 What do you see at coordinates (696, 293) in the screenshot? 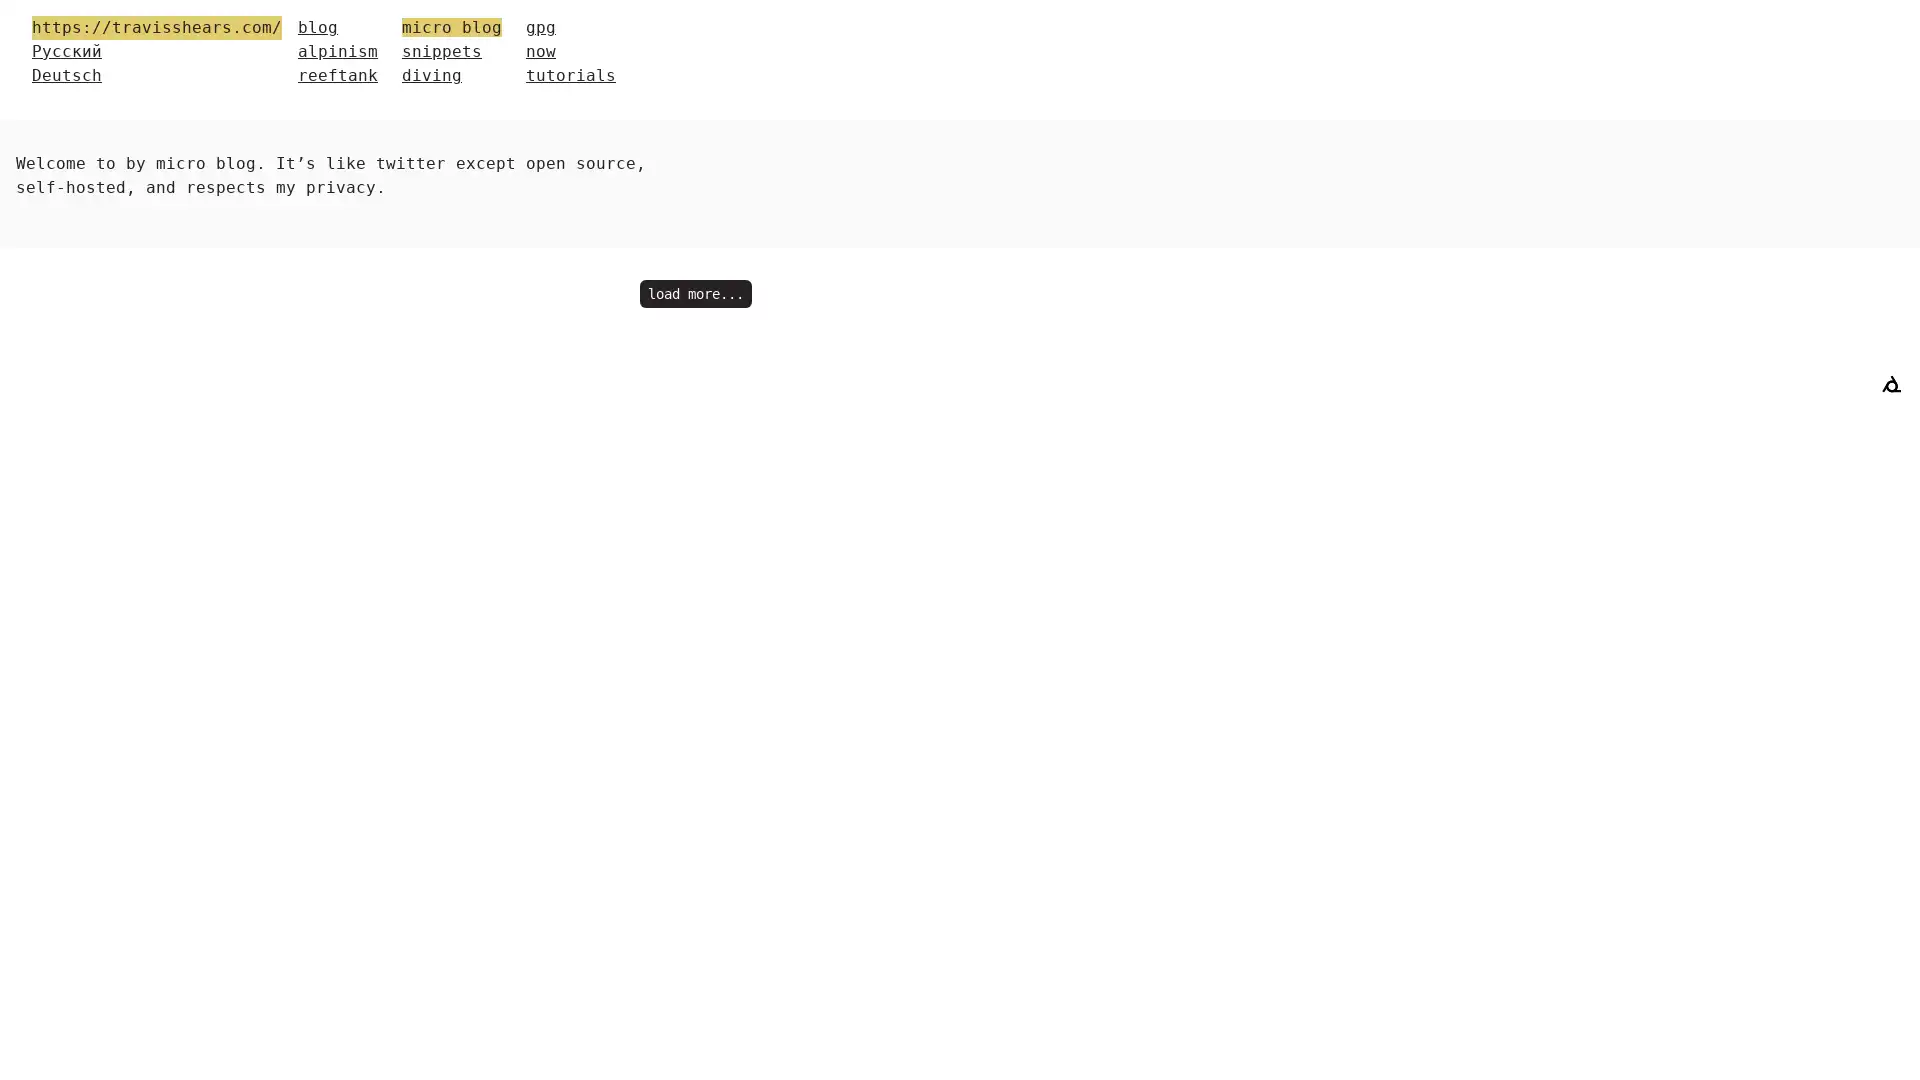
I see `load more...` at bounding box center [696, 293].